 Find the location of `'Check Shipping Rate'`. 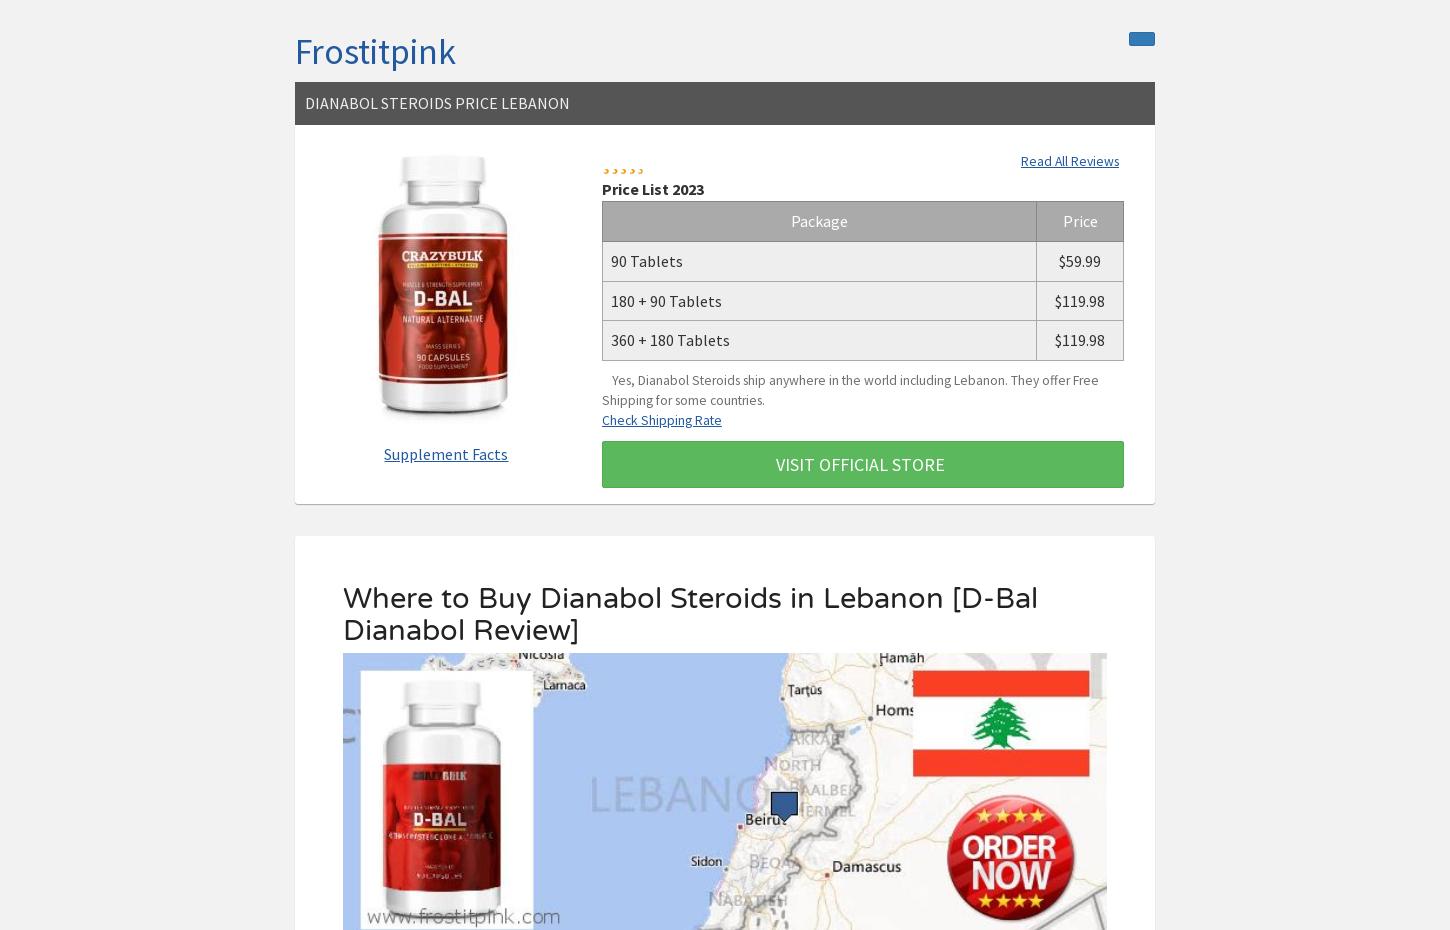

'Check Shipping Rate' is located at coordinates (660, 420).